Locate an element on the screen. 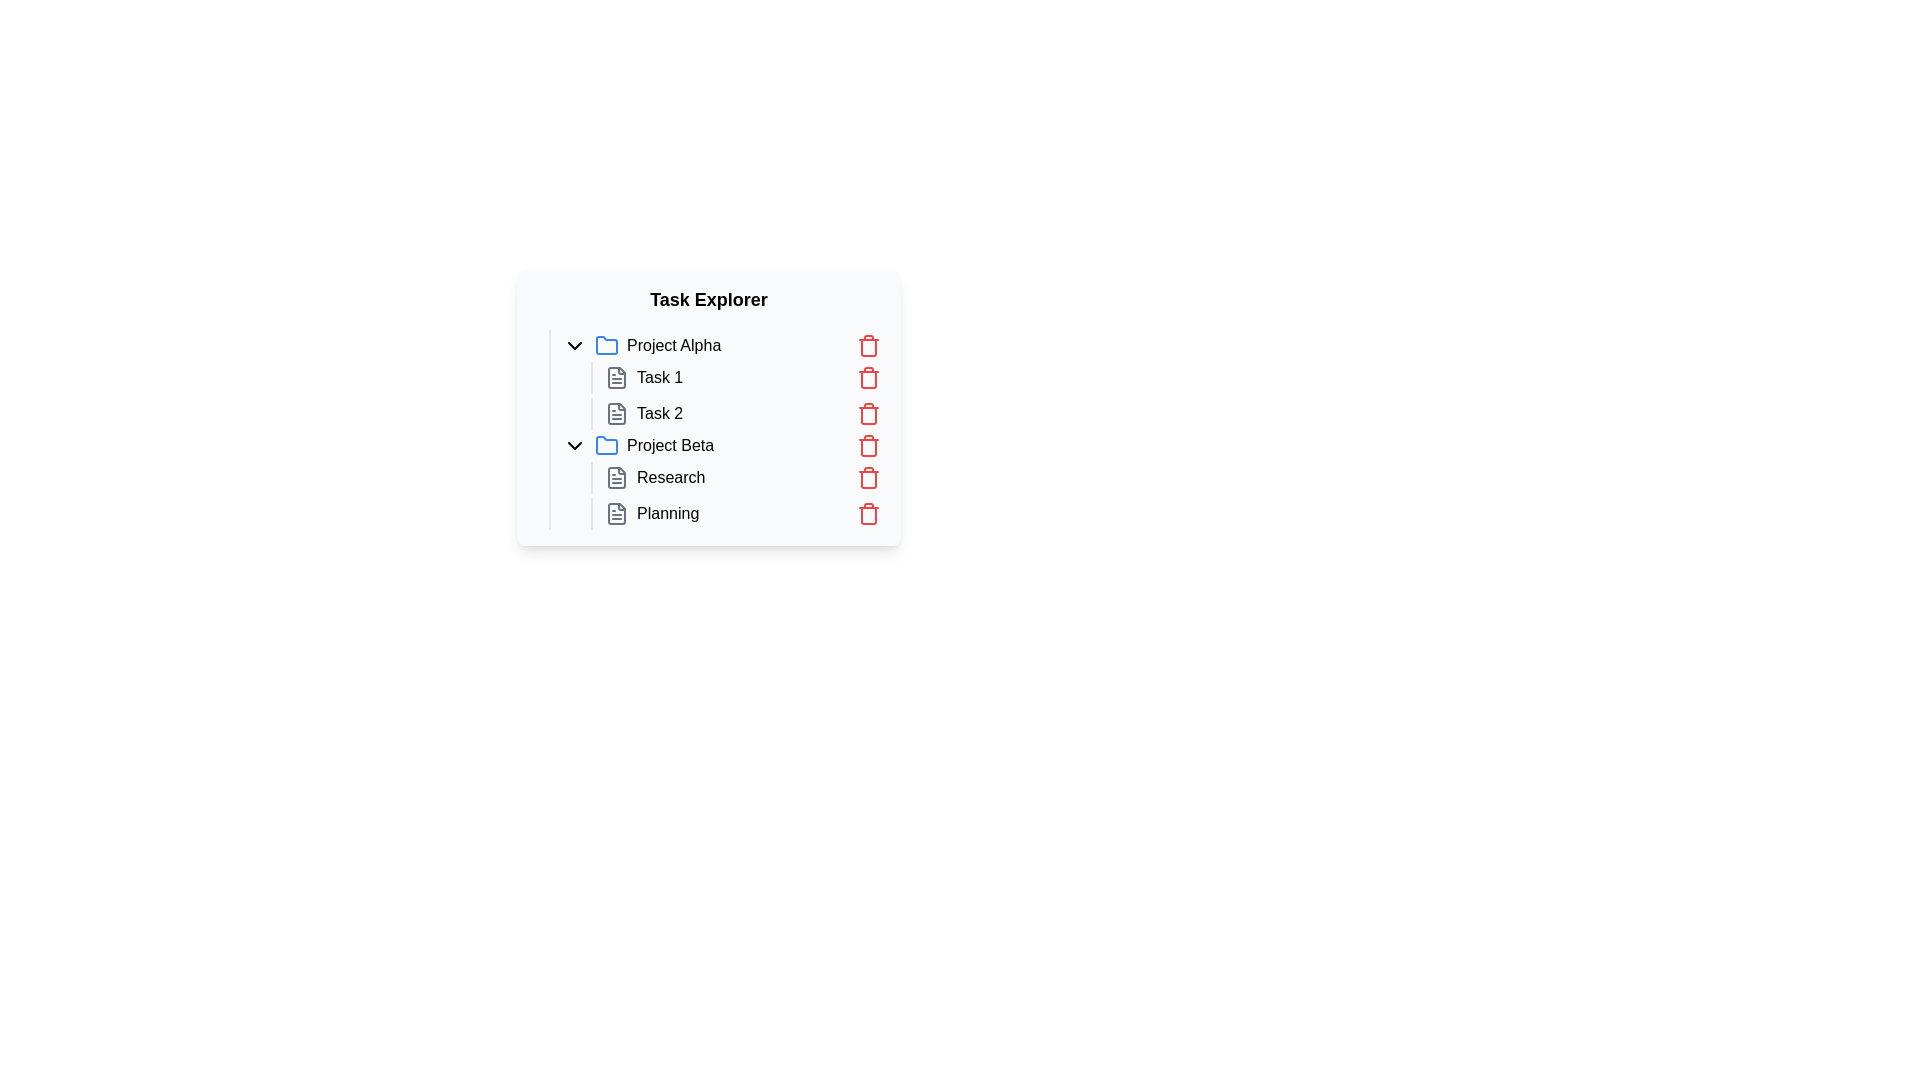 This screenshot has width=1920, height=1080. the 'Project Beta' folder entry in the task explorer interface is located at coordinates (720, 445).